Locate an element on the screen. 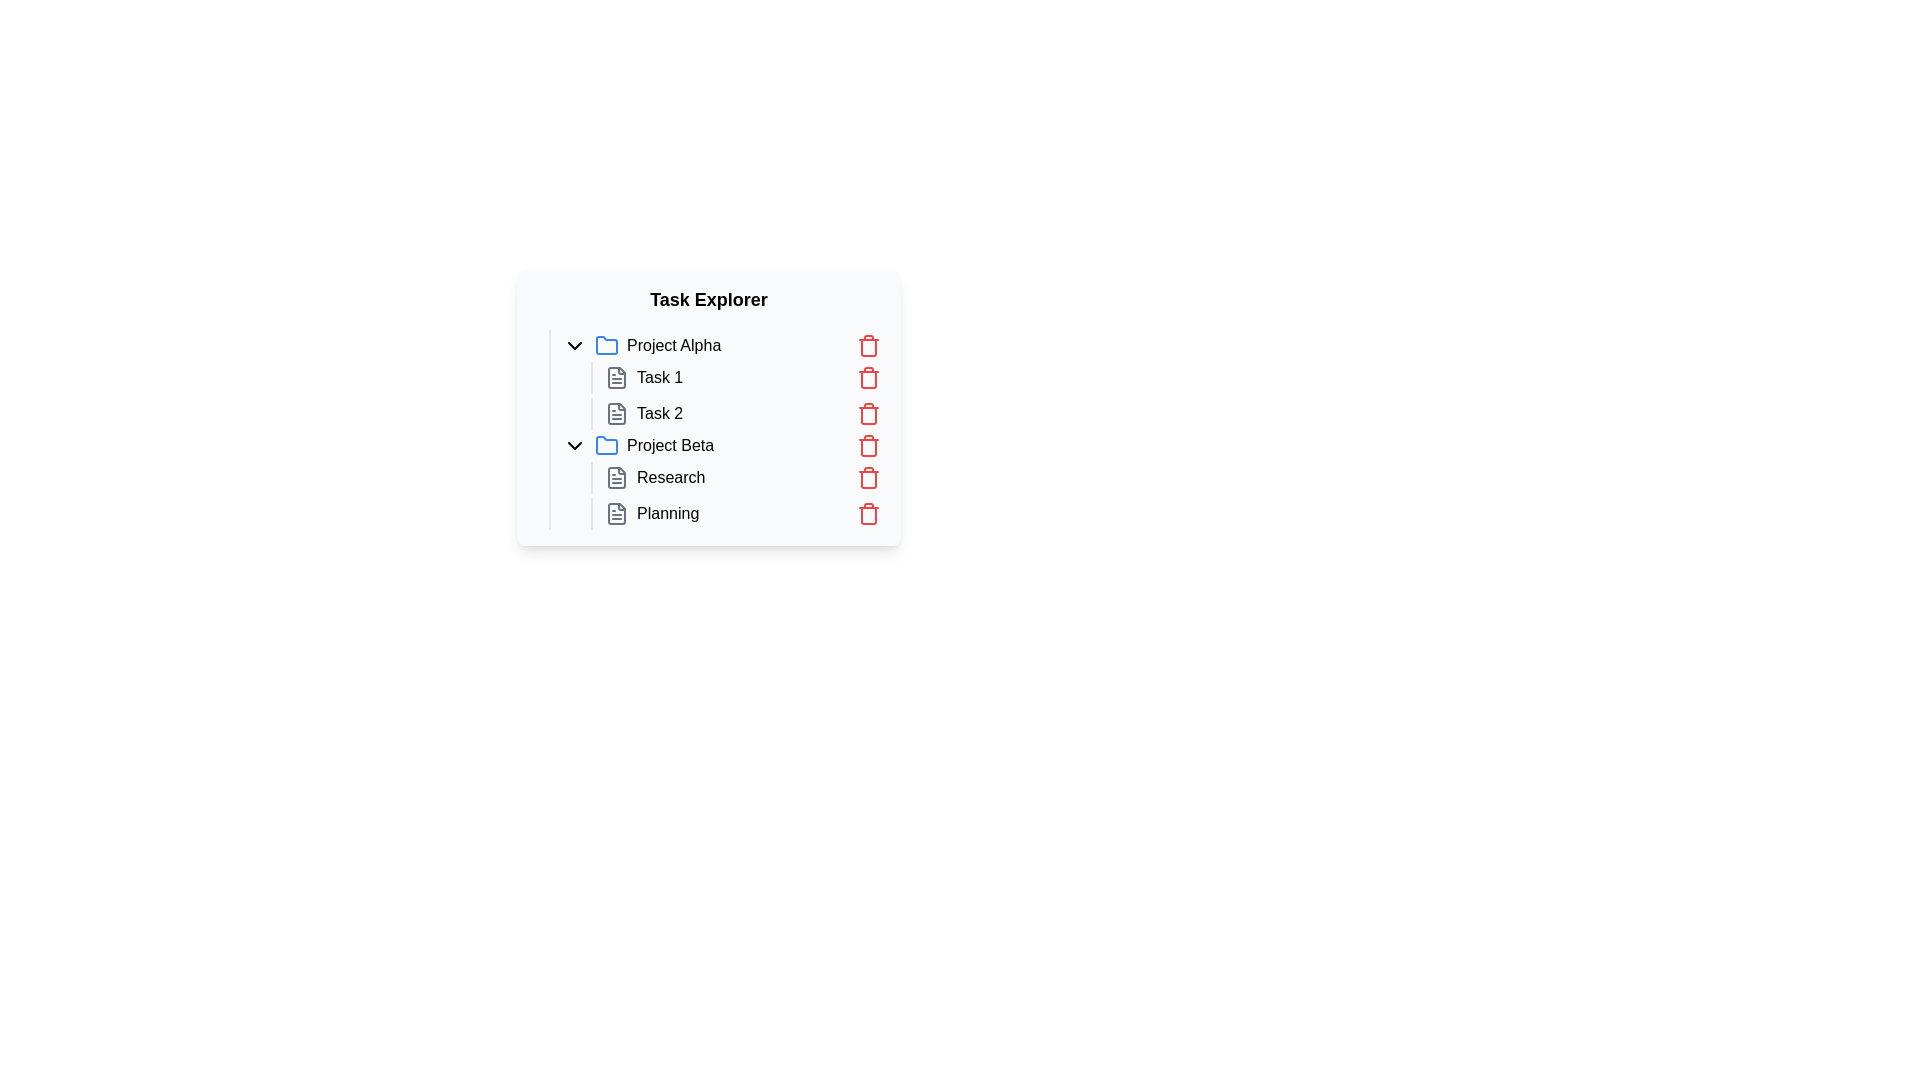 This screenshot has width=1920, height=1080. the 'Project Beta' folder entry in the task explorer interface is located at coordinates (720, 445).